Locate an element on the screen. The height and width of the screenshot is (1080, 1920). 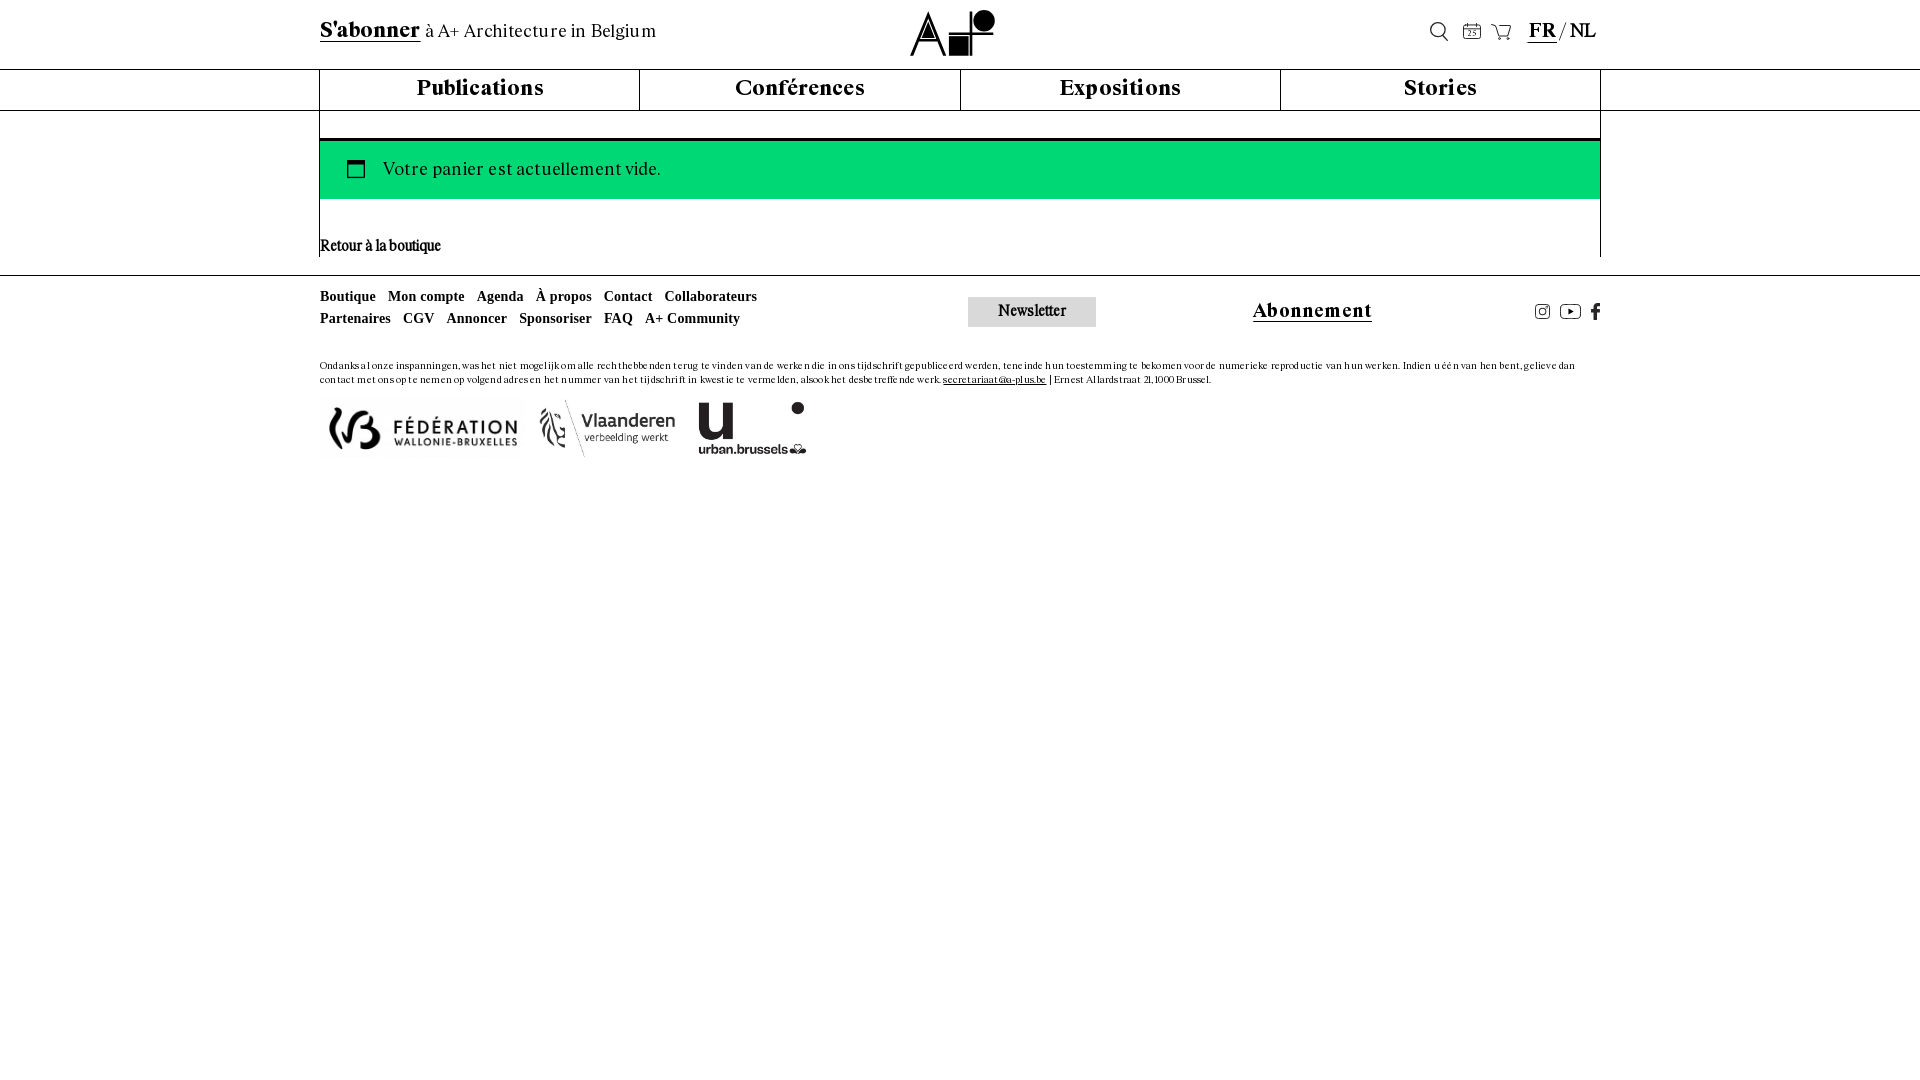
'Agenda' is located at coordinates (500, 296).